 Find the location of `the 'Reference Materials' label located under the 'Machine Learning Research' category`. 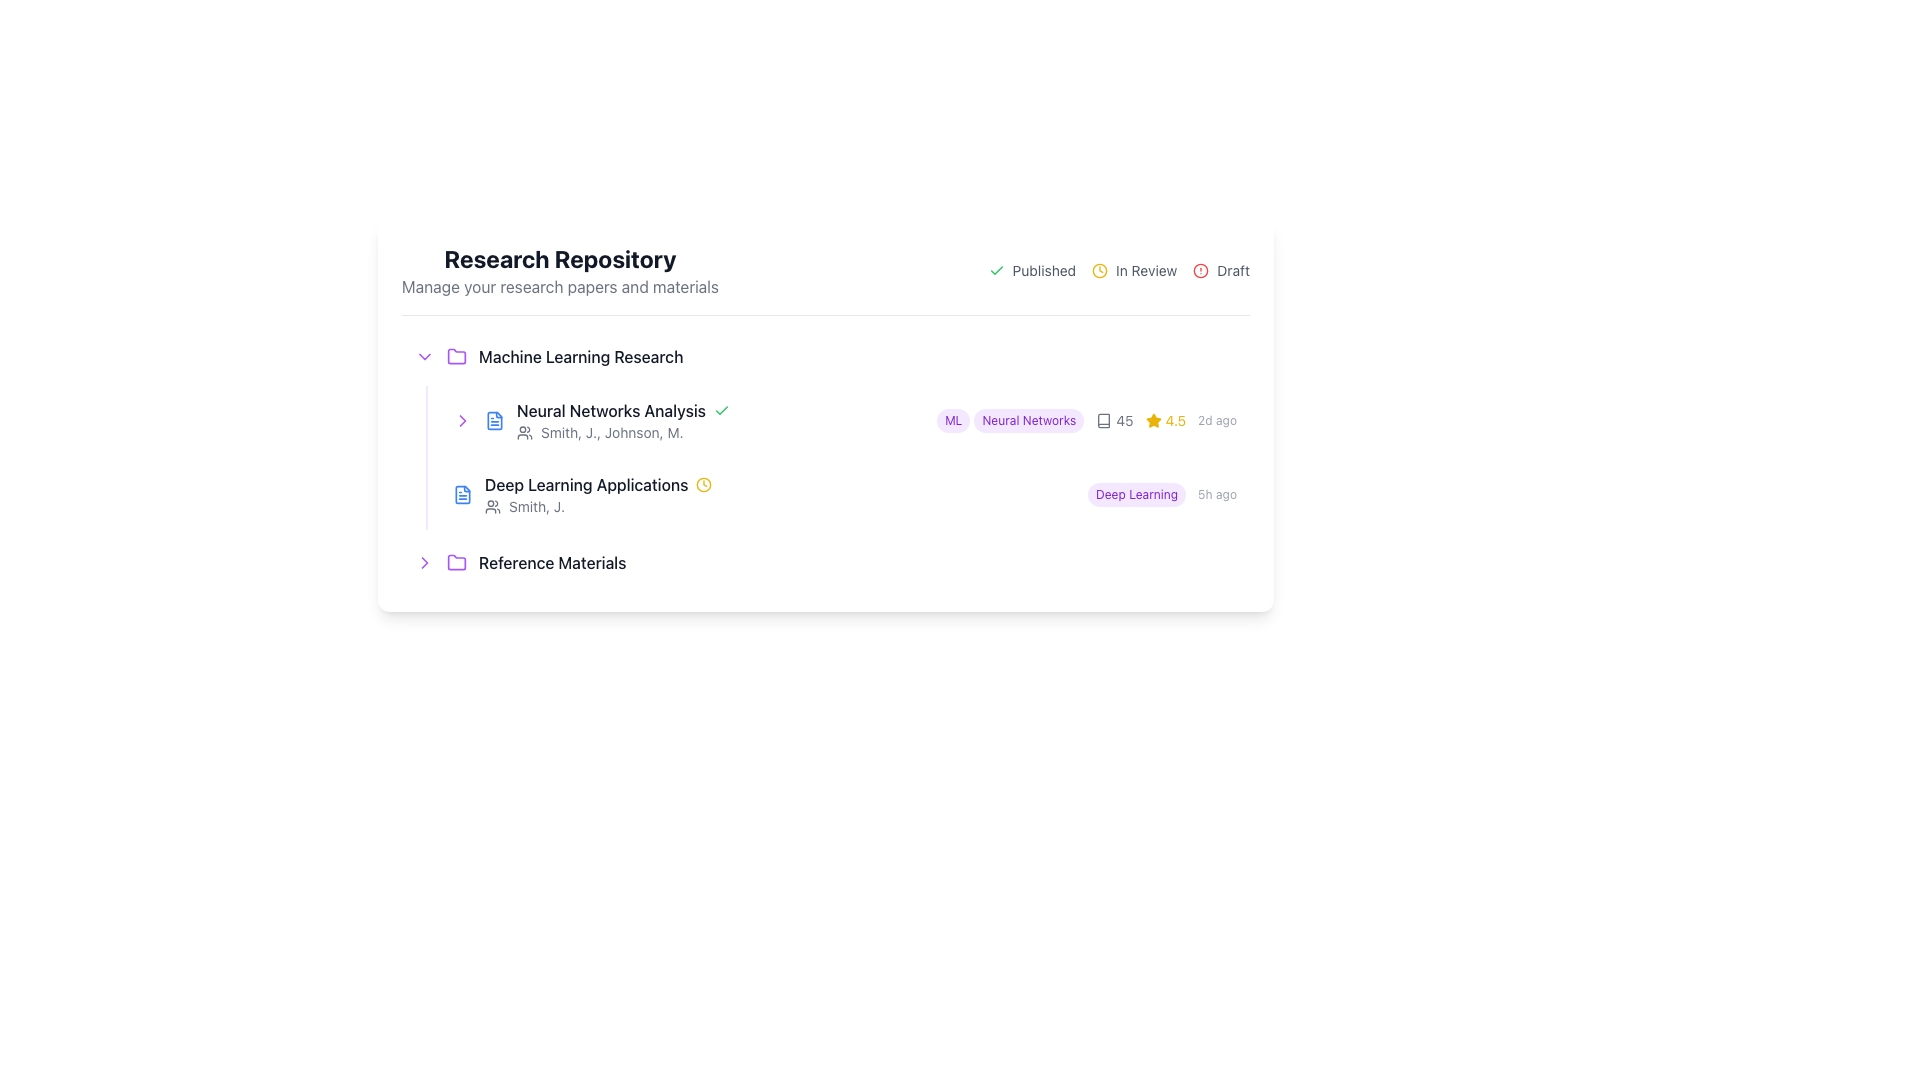

the 'Reference Materials' label located under the 'Machine Learning Research' category is located at coordinates (552, 563).